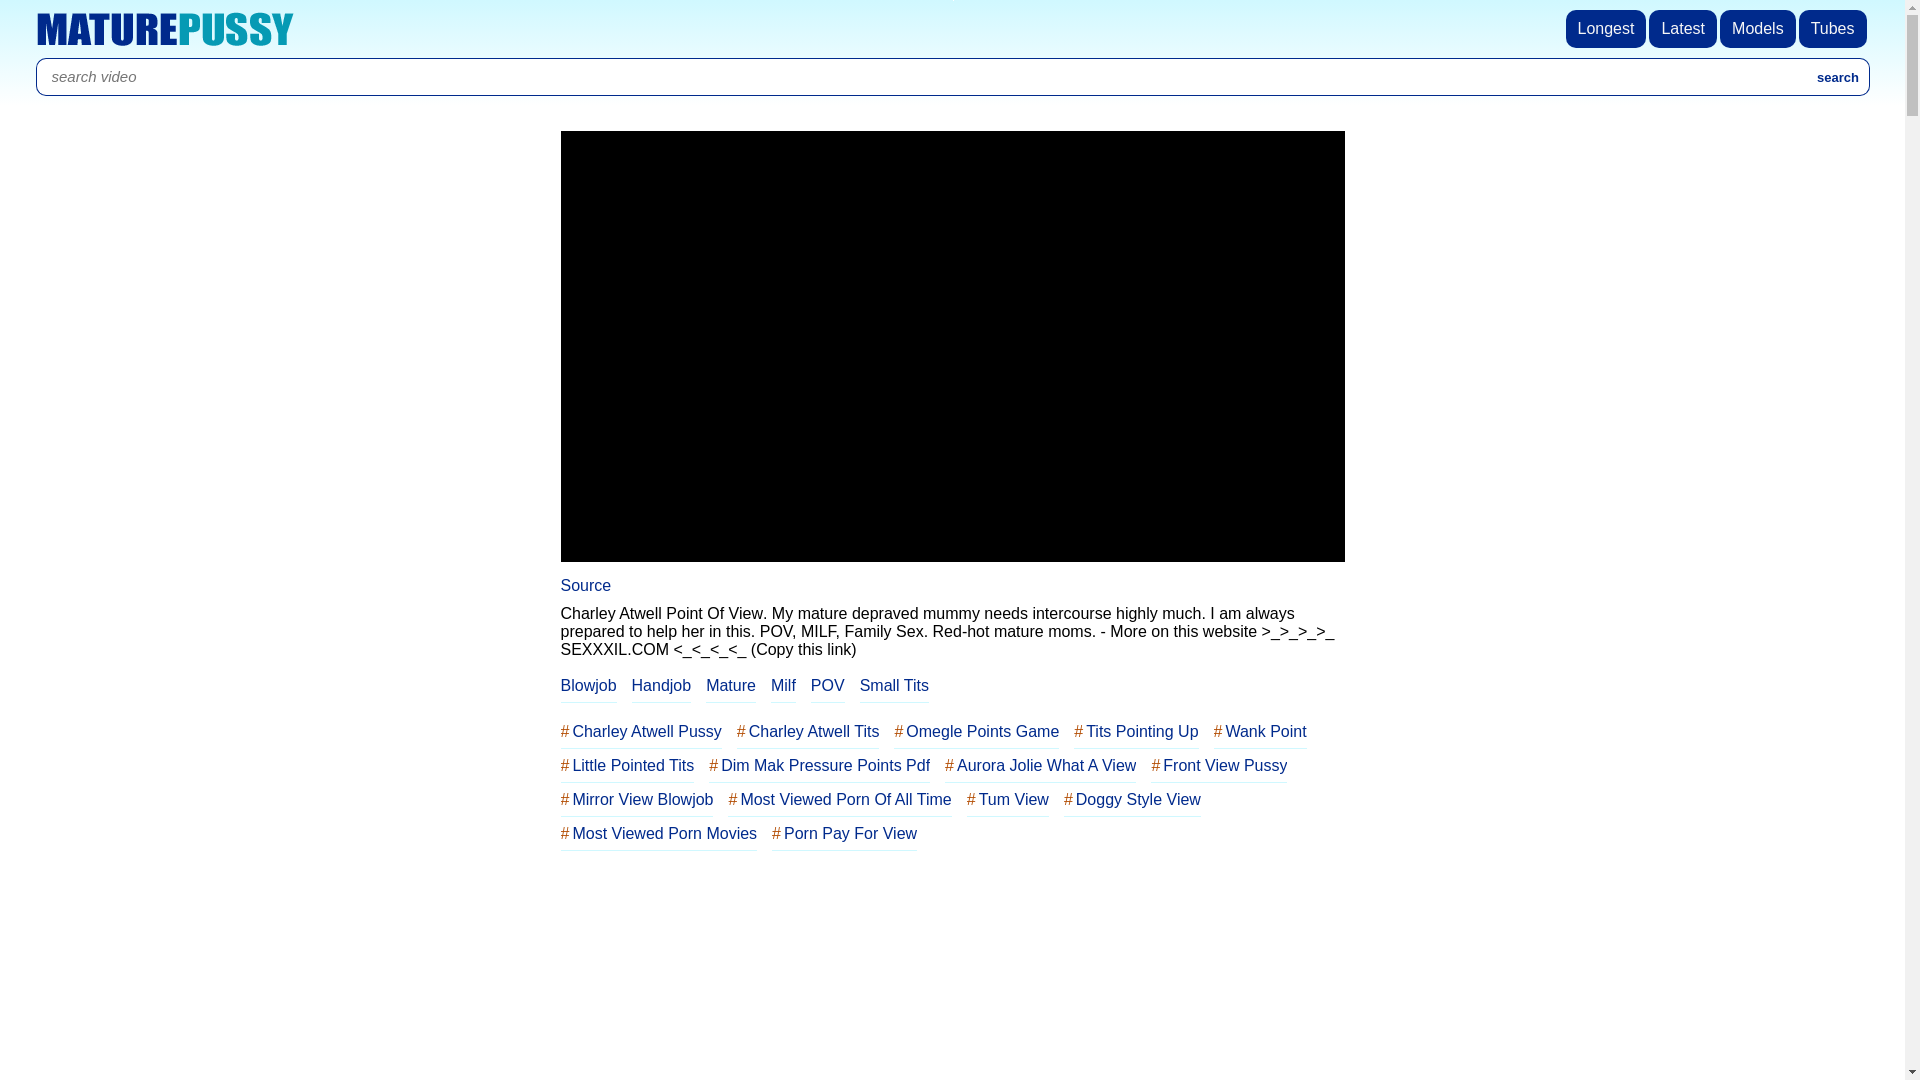 This screenshot has width=1920, height=1080. Describe the element at coordinates (1758, 29) in the screenshot. I see `'Models'` at that location.